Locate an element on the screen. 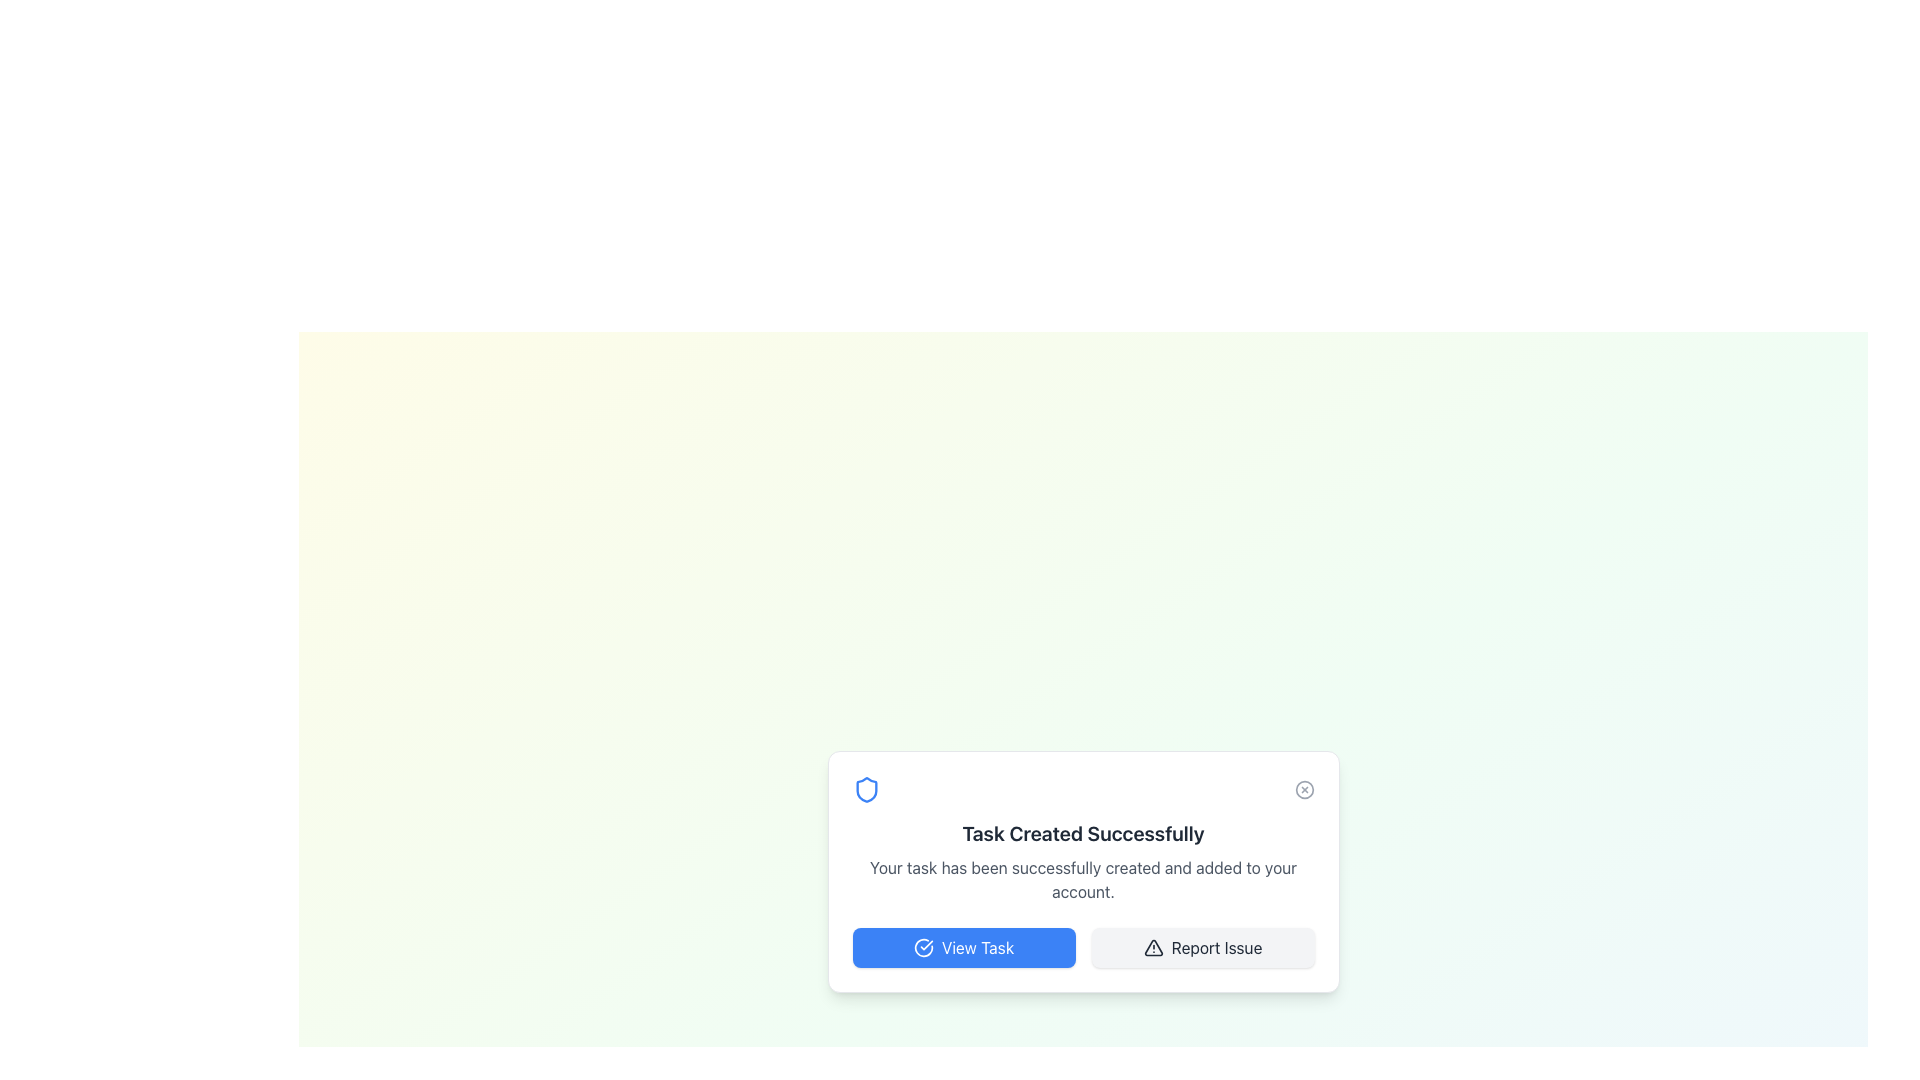 Image resolution: width=1920 pixels, height=1080 pixels. the SVG graphical element (circle) located in the top-right corner of the notification or message display box, which serves as a decorative component and does not have an interactive function is located at coordinates (1304, 789).